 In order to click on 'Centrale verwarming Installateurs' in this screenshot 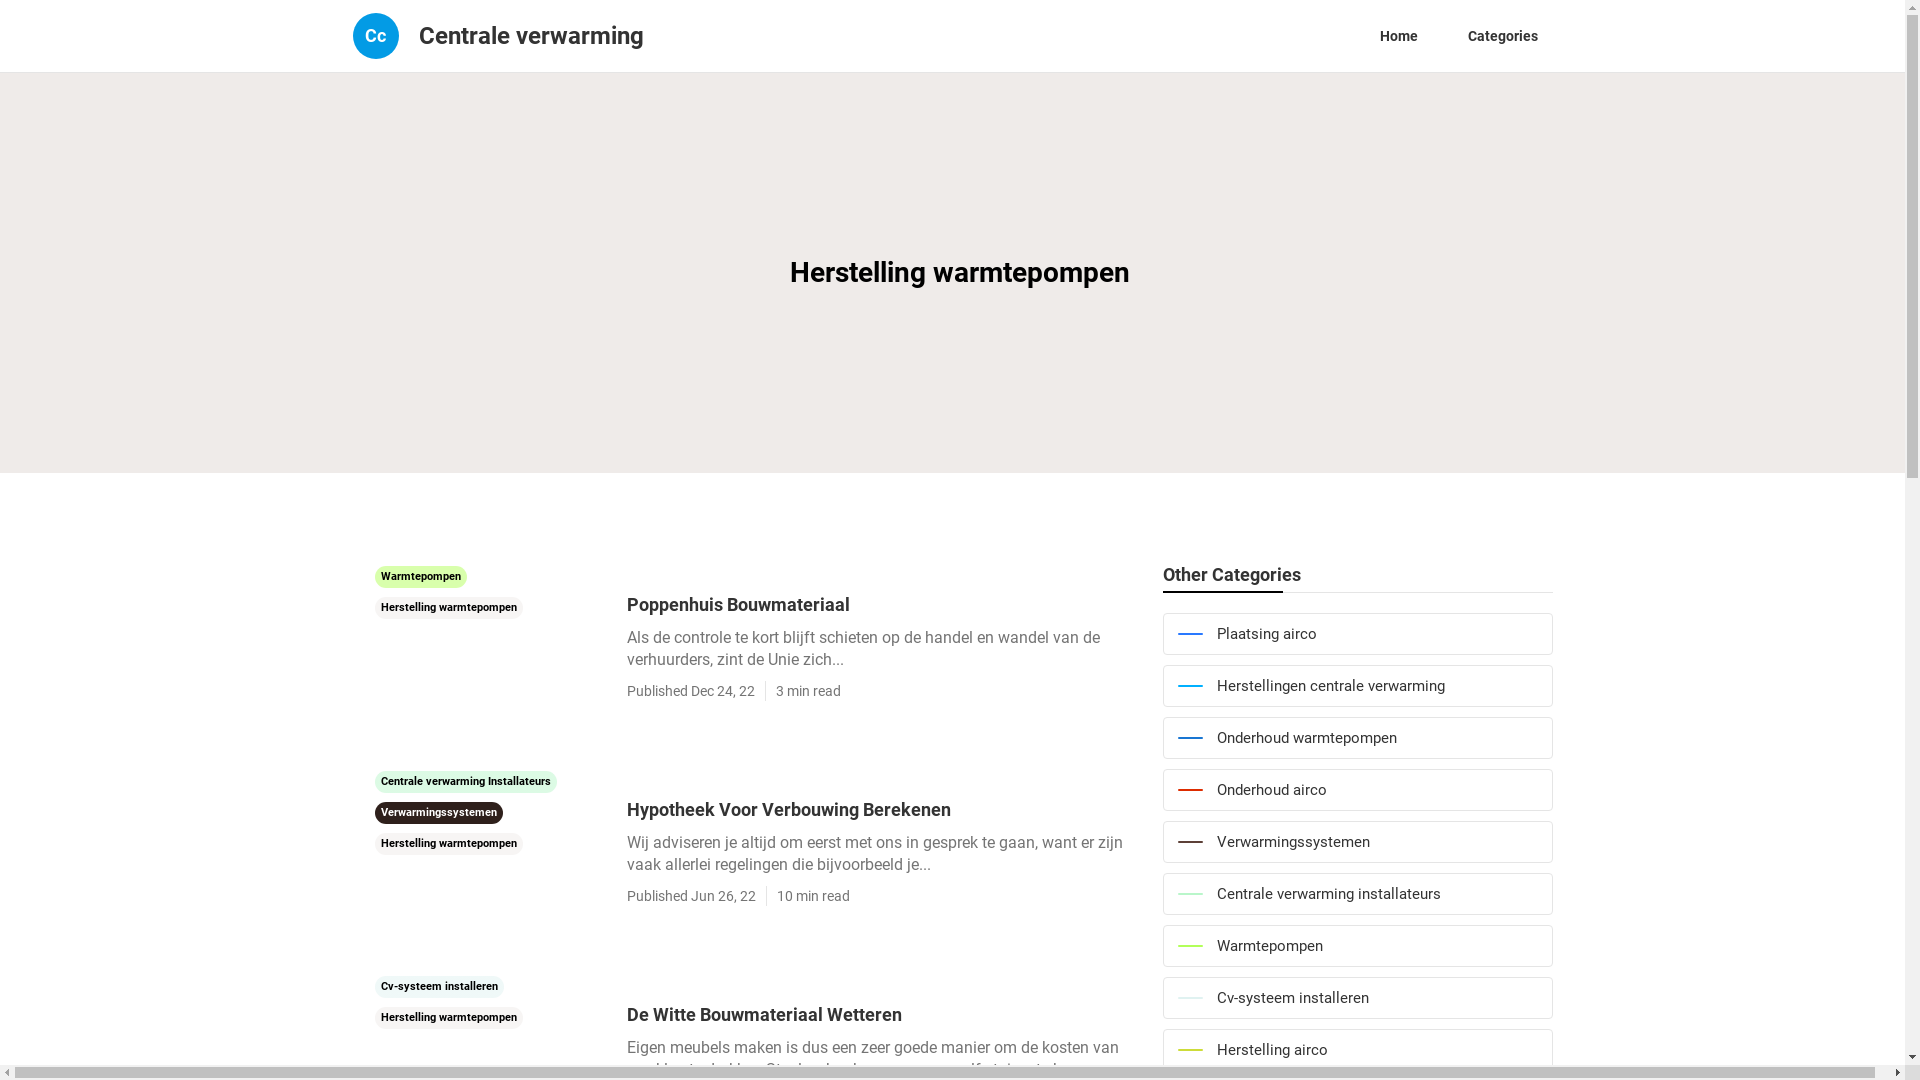, I will do `click(464, 778)`.